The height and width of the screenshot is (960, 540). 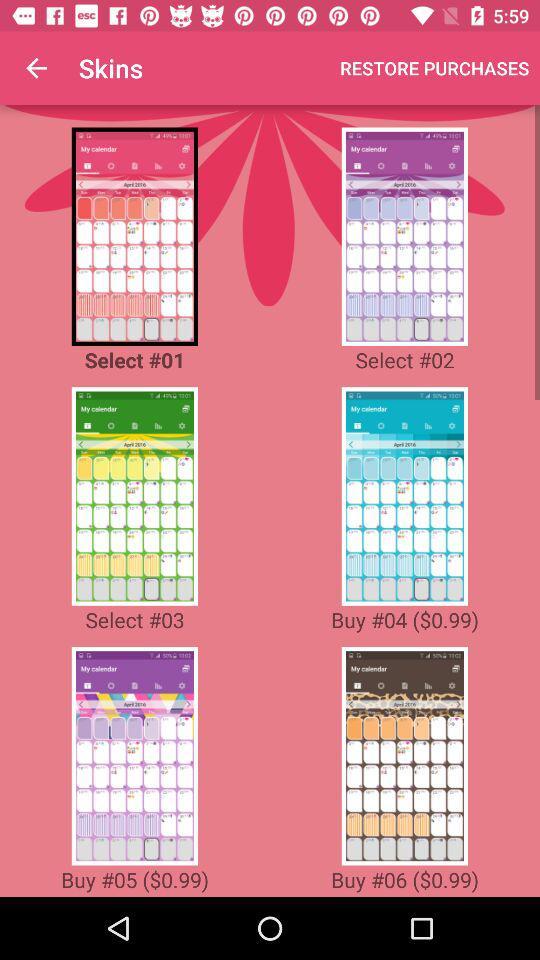 I want to click on 04 skin, so click(x=404, y=495).